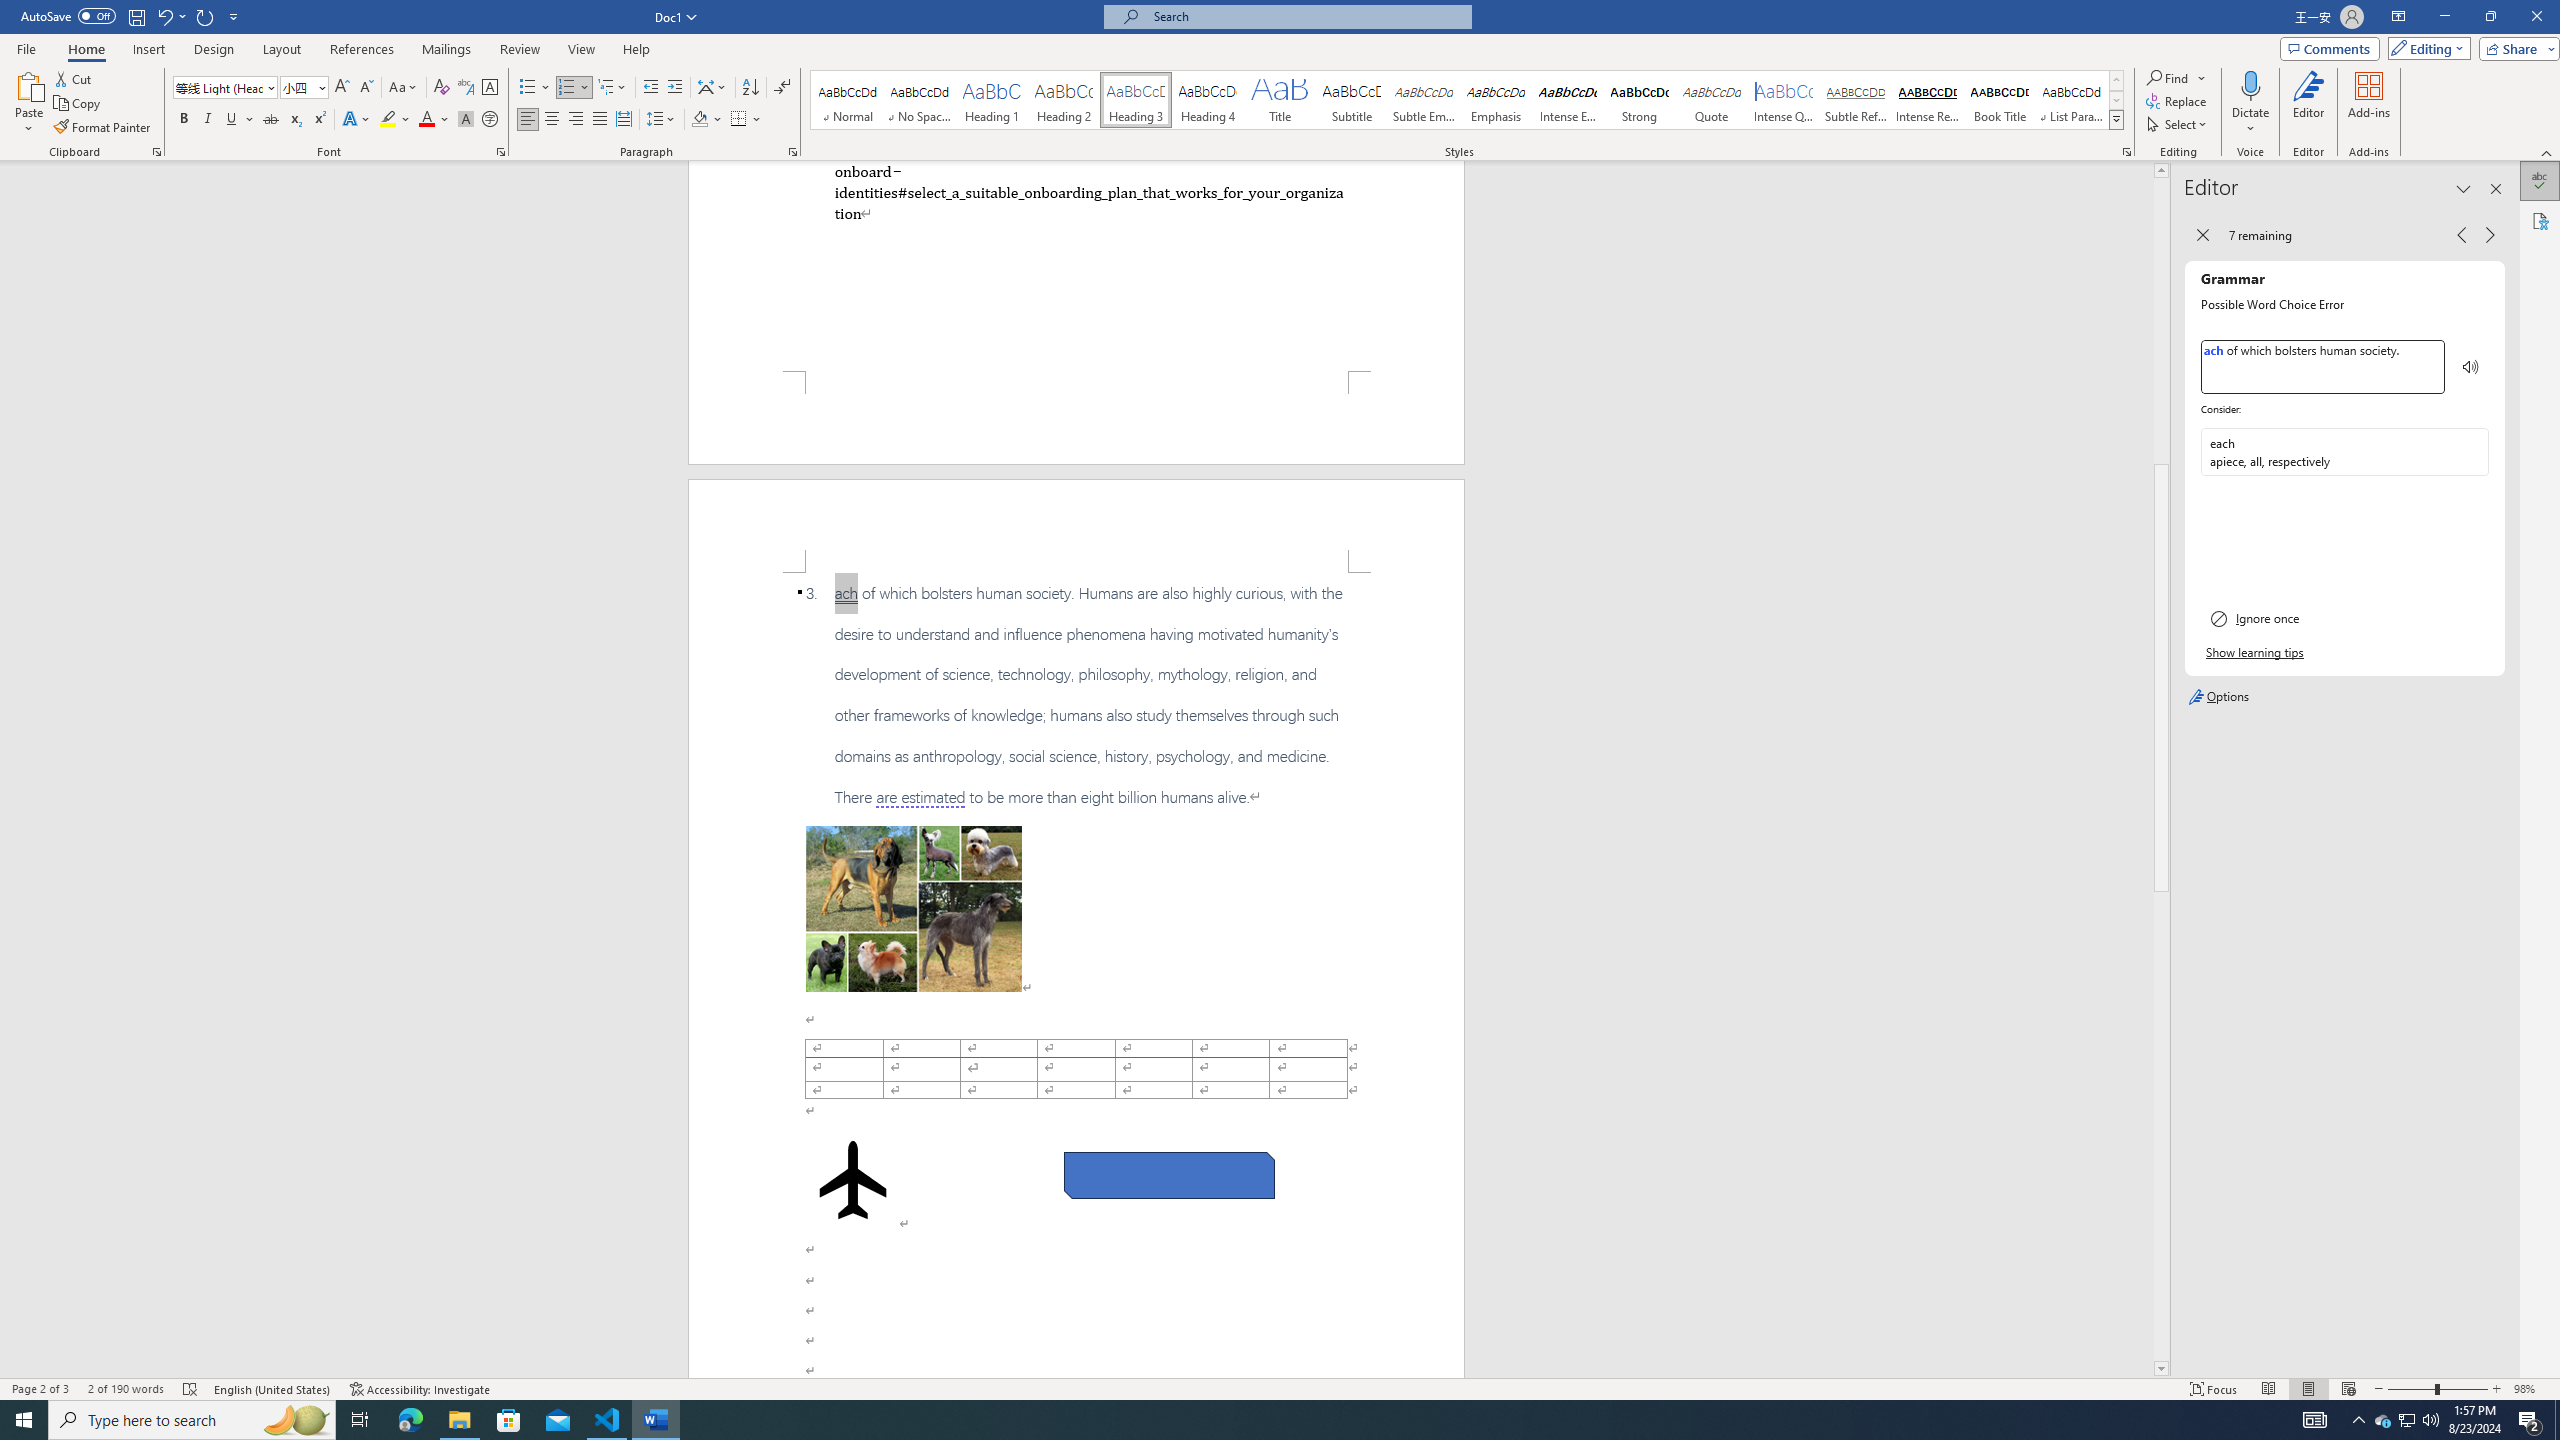 Image resolution: width=2560 pixels, height=1440 pixels. I want to click on 'Increase Indent', so click(673, 87).